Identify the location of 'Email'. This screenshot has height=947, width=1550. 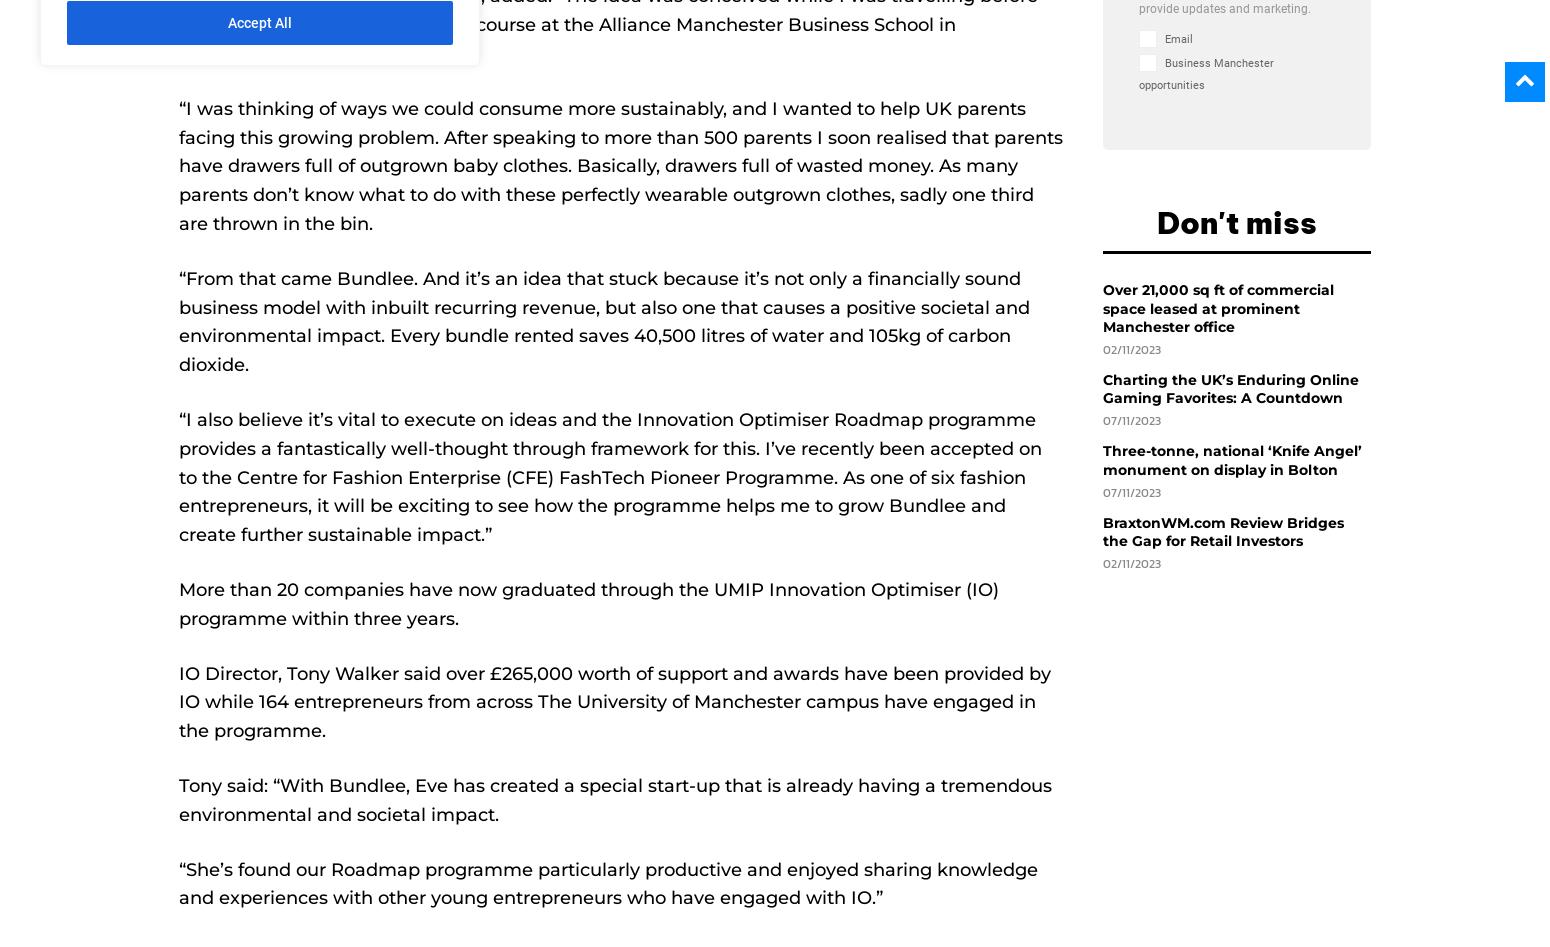
(1178, 39).